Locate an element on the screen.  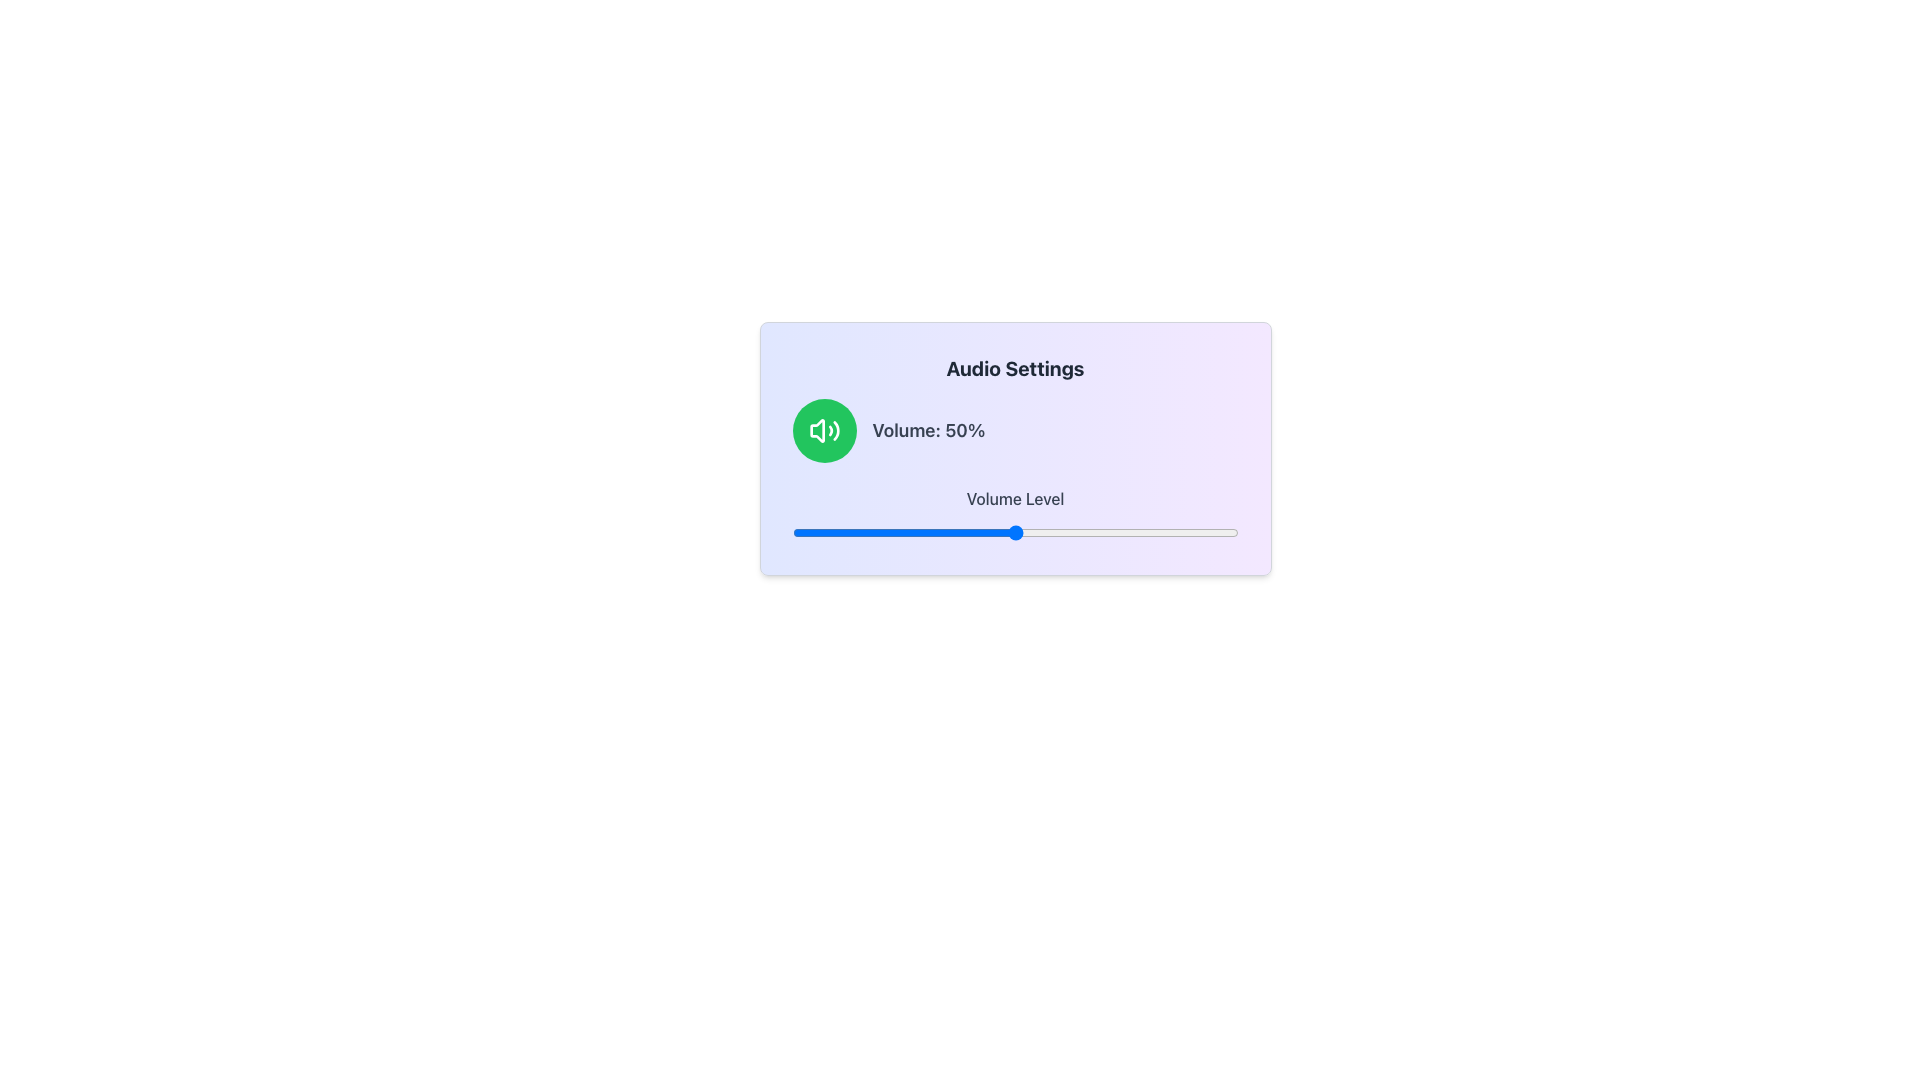
volume level is located at coordinates (1108, 531).